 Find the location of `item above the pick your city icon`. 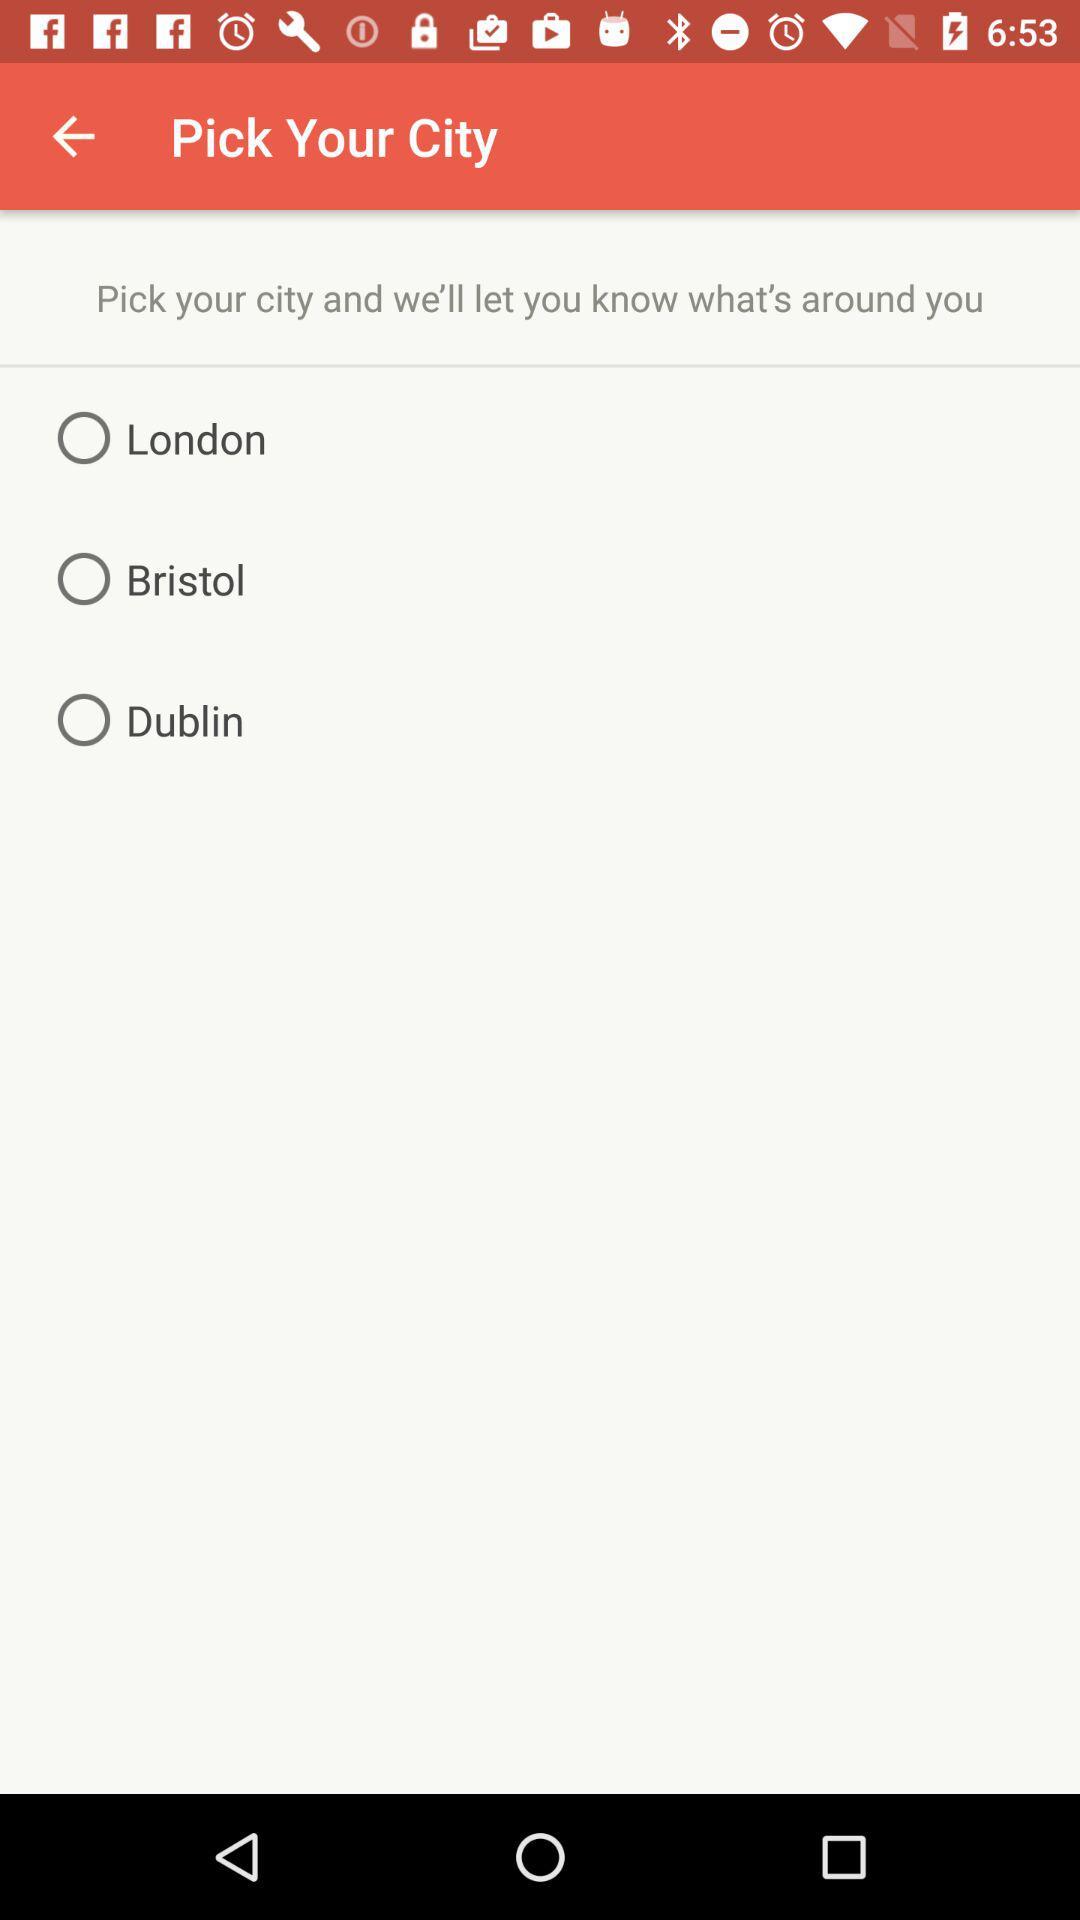

item above the pick your city icon is located at coordinates (72, 135).